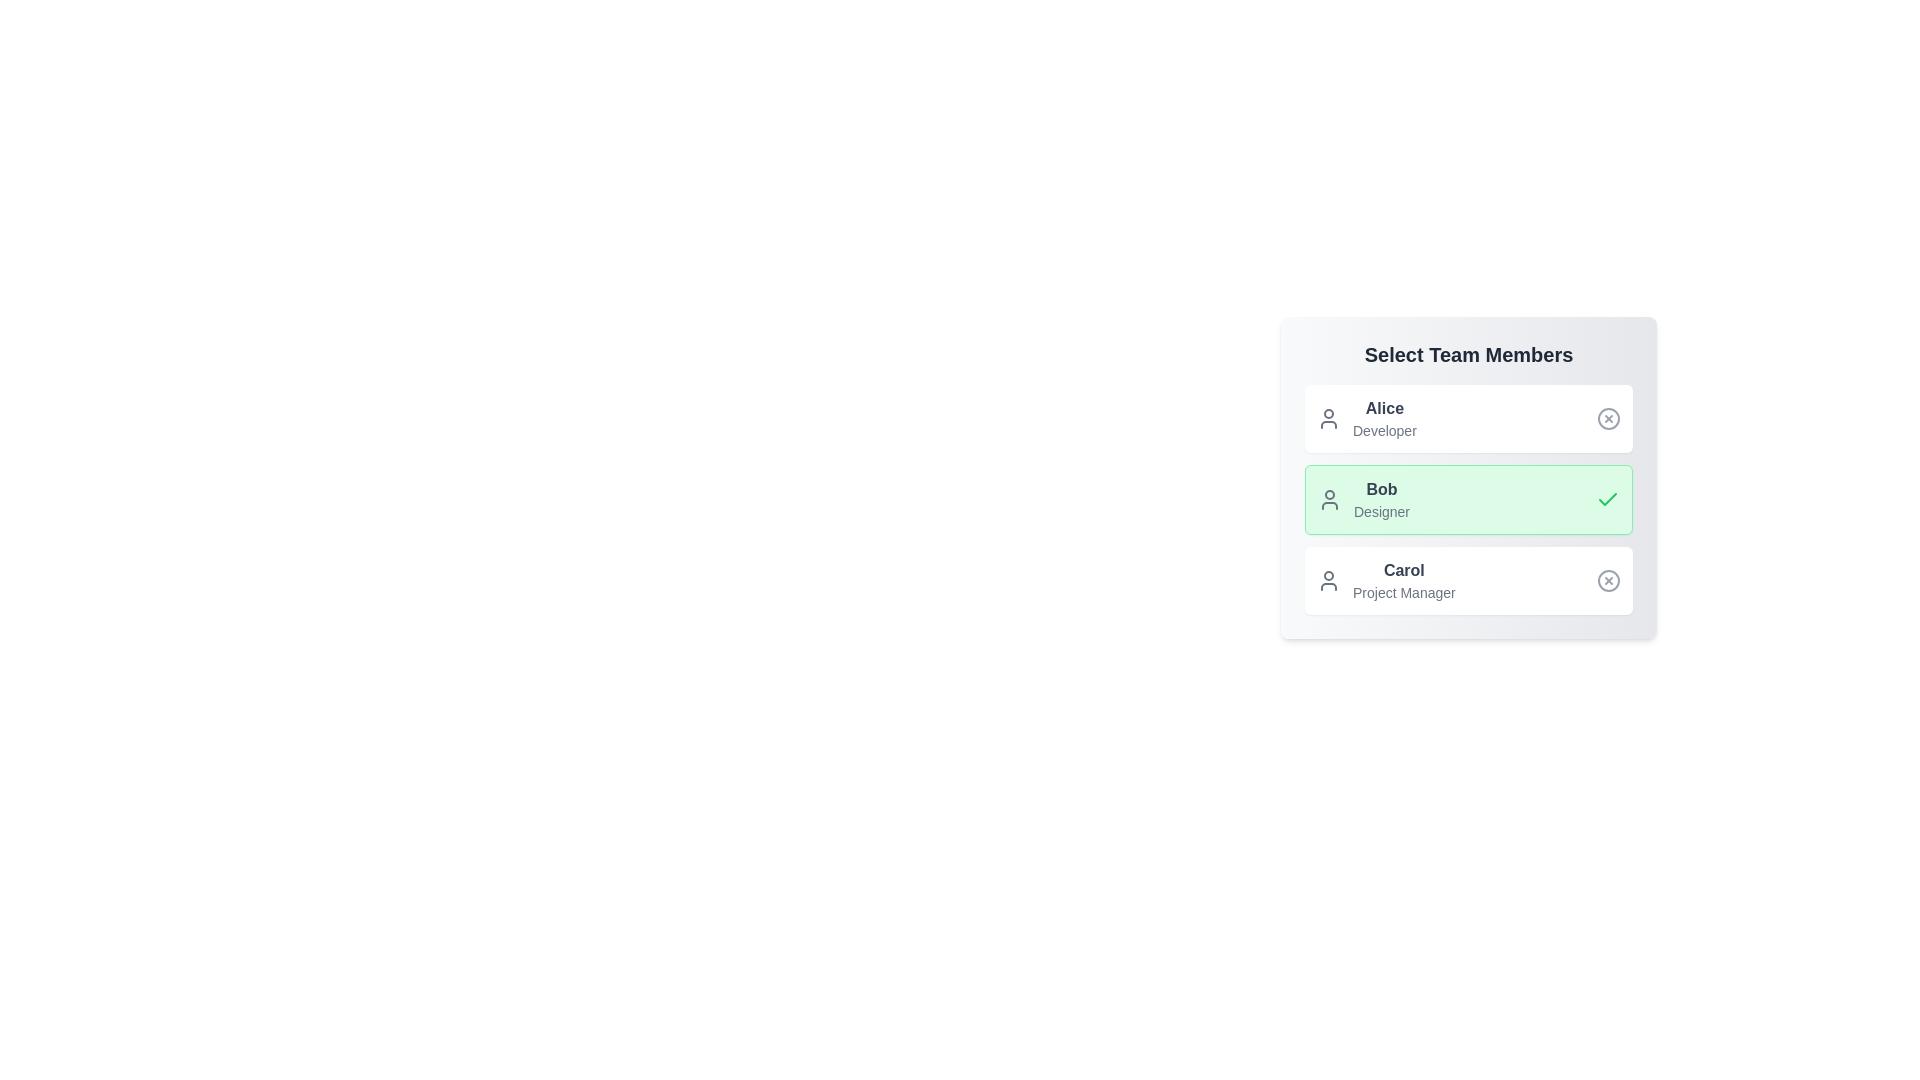 This screenshot has height=1080, width=1920. Describe the element at coordinates (1468, 499) in the screenshot. I see `the profile chip for Bob` at that location.